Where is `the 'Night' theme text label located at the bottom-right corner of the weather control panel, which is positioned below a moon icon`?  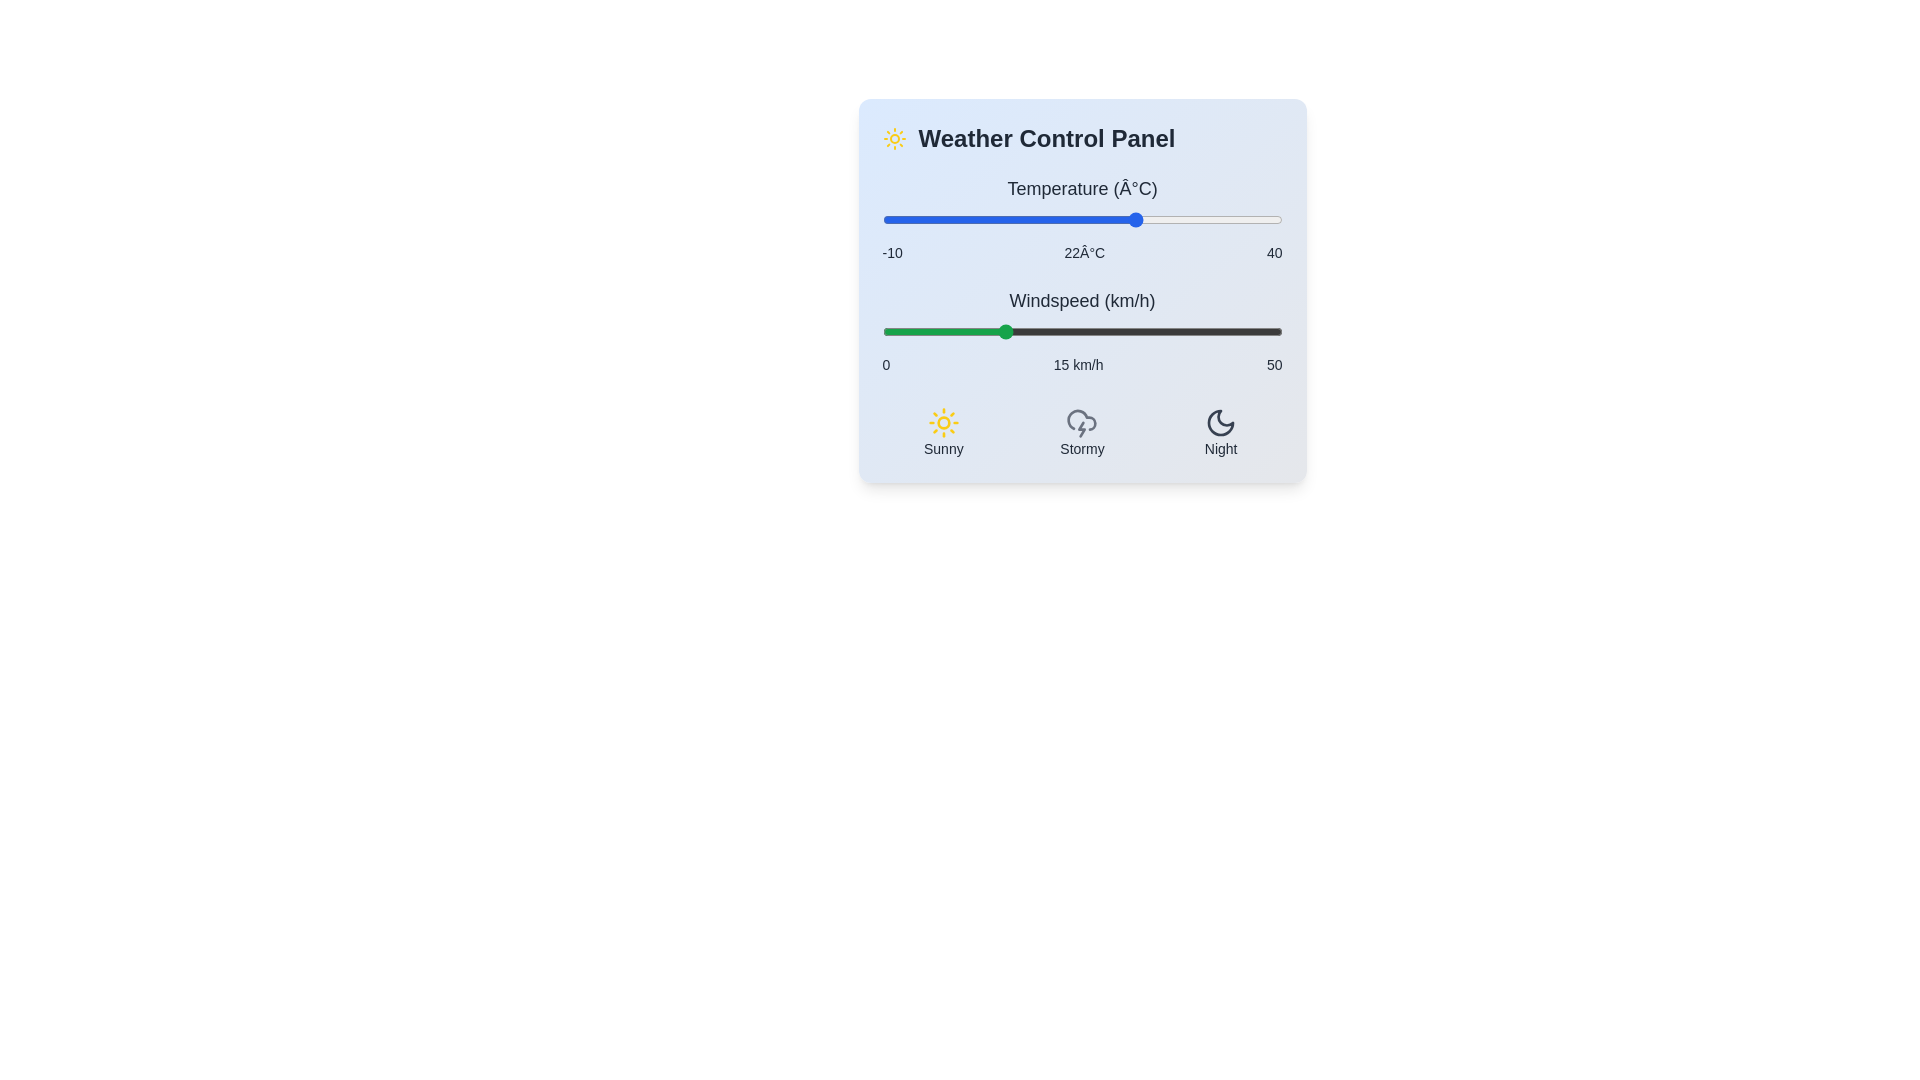 the 'Night' theme text label located at the bottom-right corner of the weather control panel, which is positioned below a moon icon is located at coordinates (1220, 447).